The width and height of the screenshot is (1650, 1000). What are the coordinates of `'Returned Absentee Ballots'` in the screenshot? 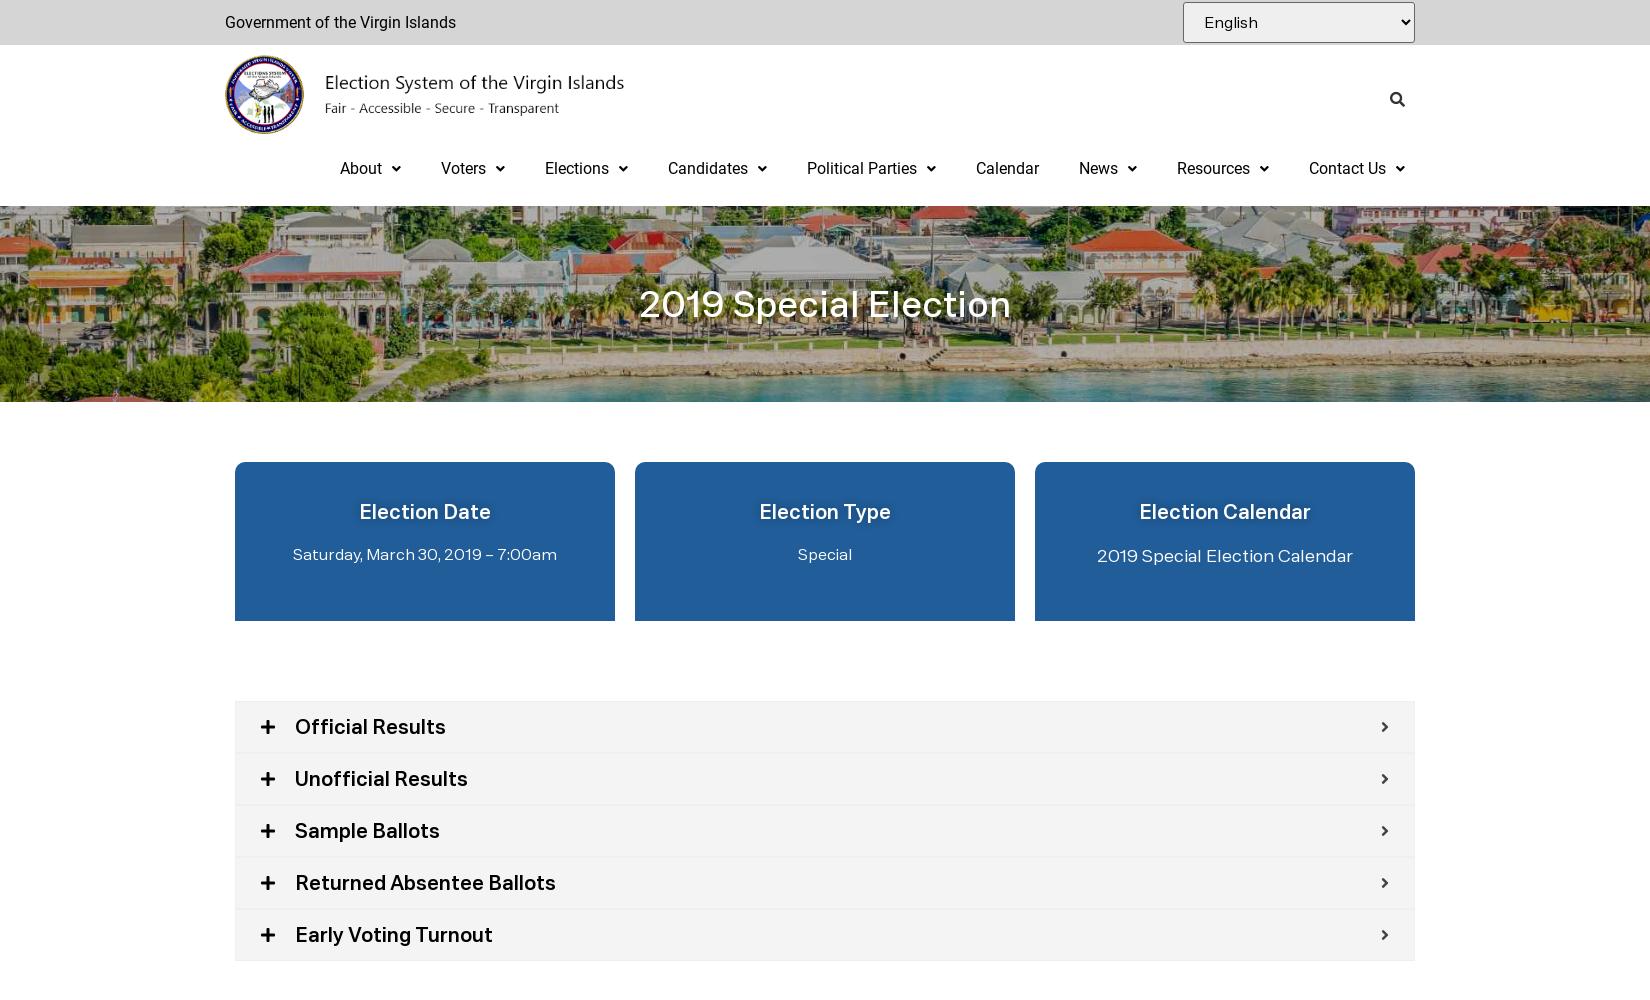 It's located at (424, 883).